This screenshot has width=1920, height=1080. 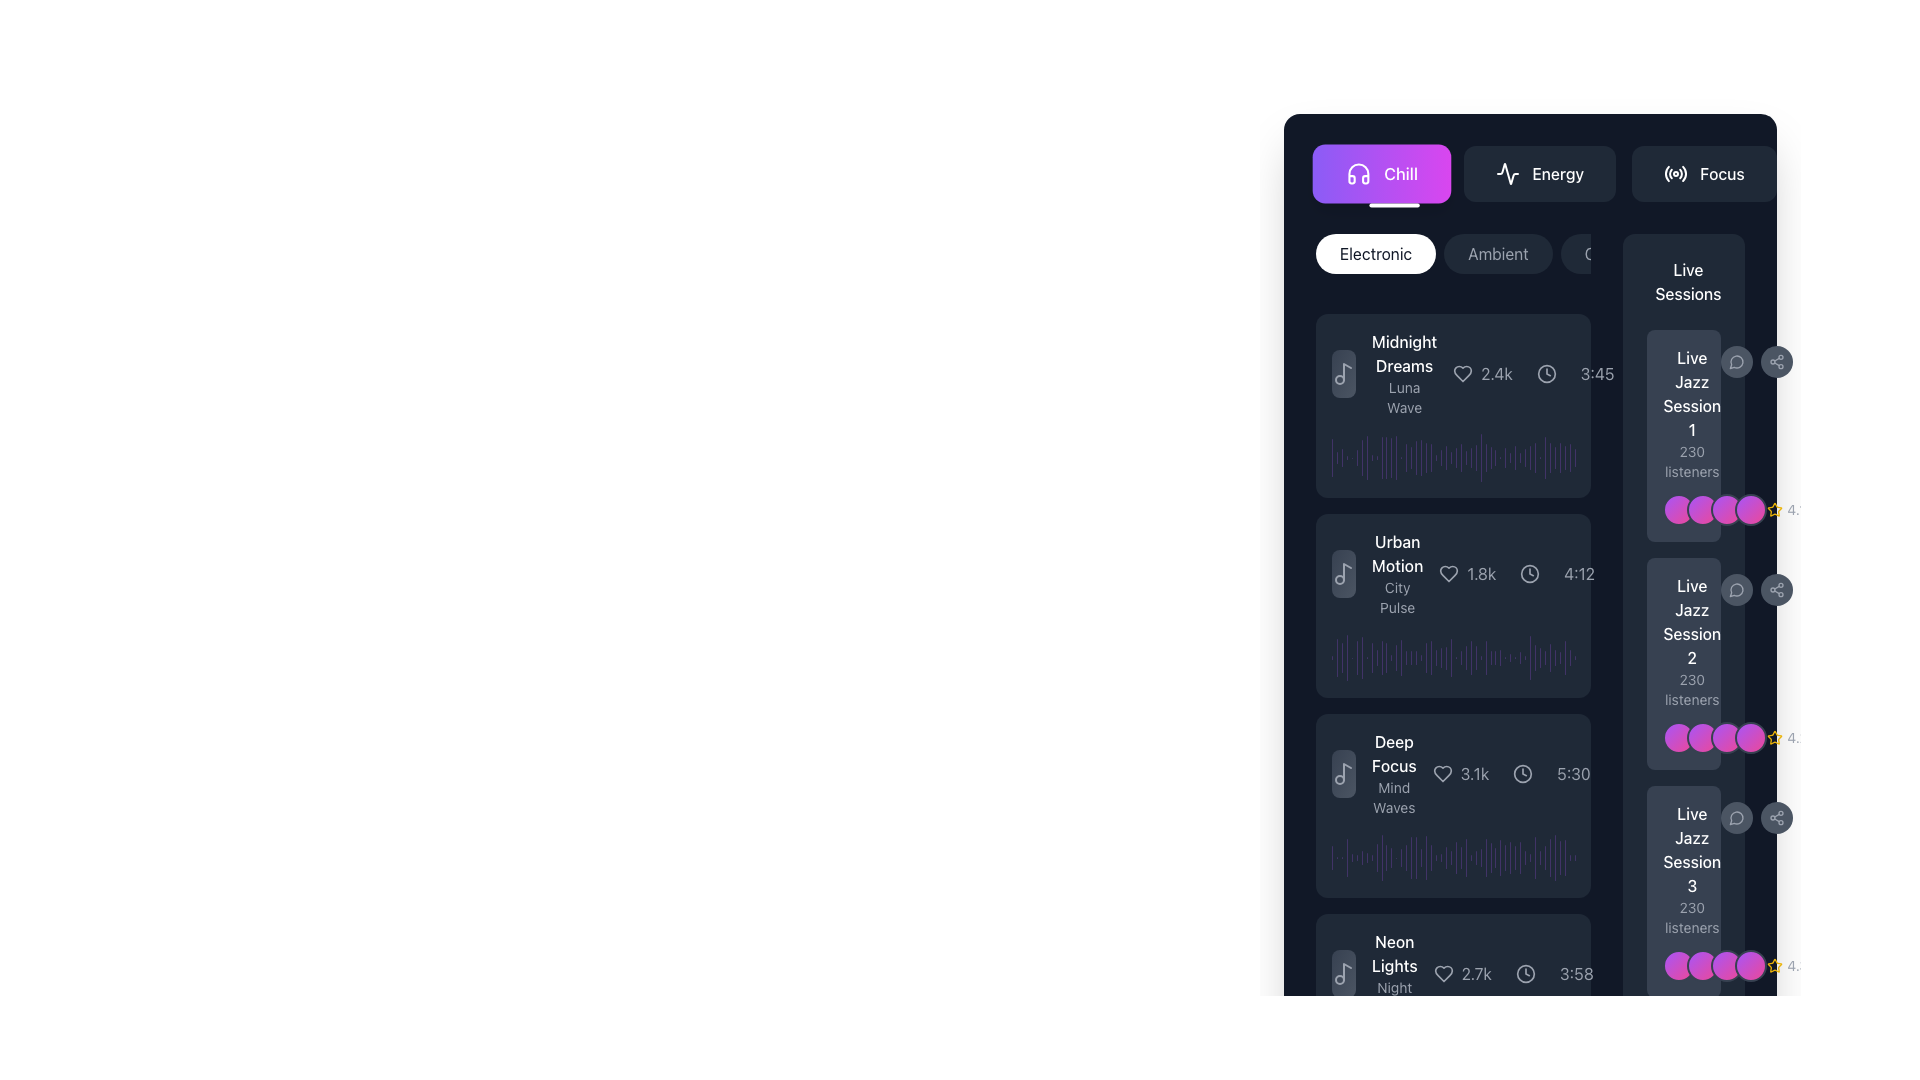 What do you see at coordinates (1332, 458) in the screenshot?
I see `the first Progress bar segment located at the far left of its section in the interface, which visually represents a specific value within a graphical chart` at bounding box center [1332, 458].